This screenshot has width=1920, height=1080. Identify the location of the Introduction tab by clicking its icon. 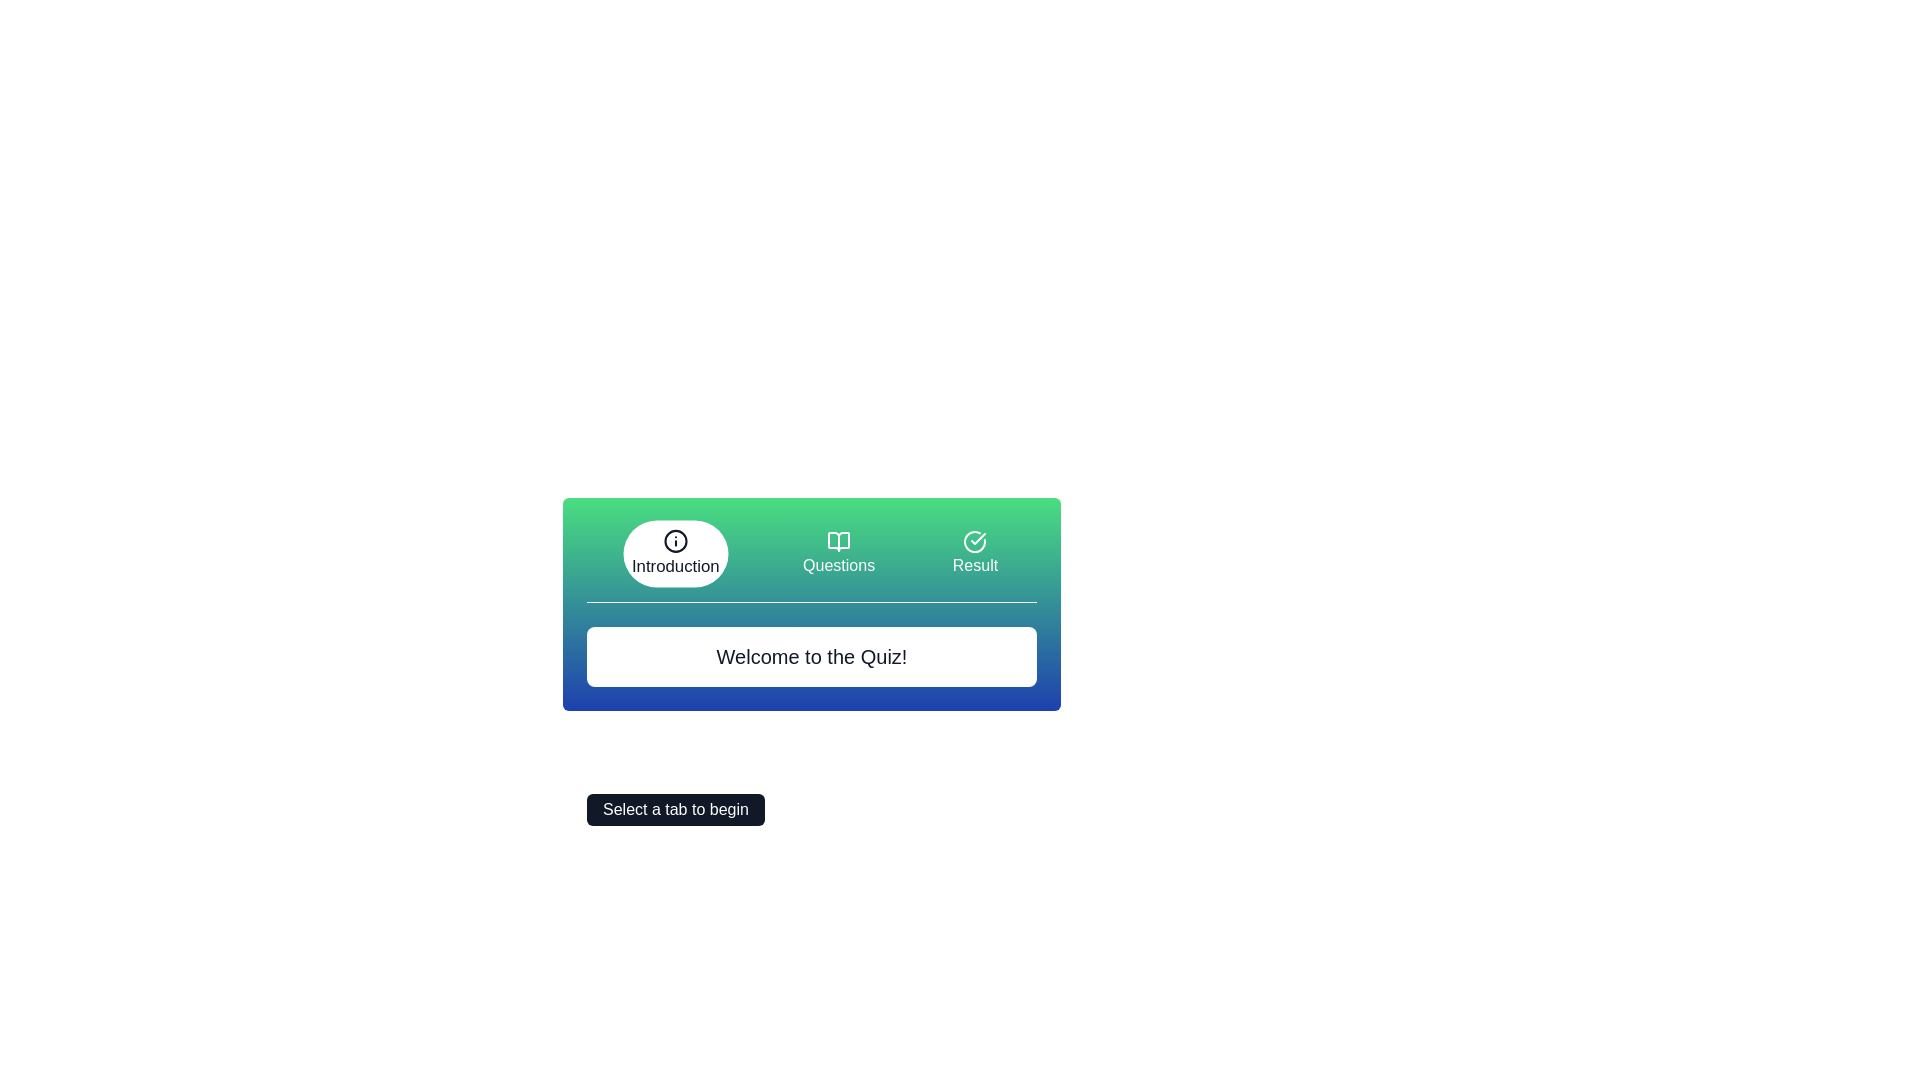
(675, 554).